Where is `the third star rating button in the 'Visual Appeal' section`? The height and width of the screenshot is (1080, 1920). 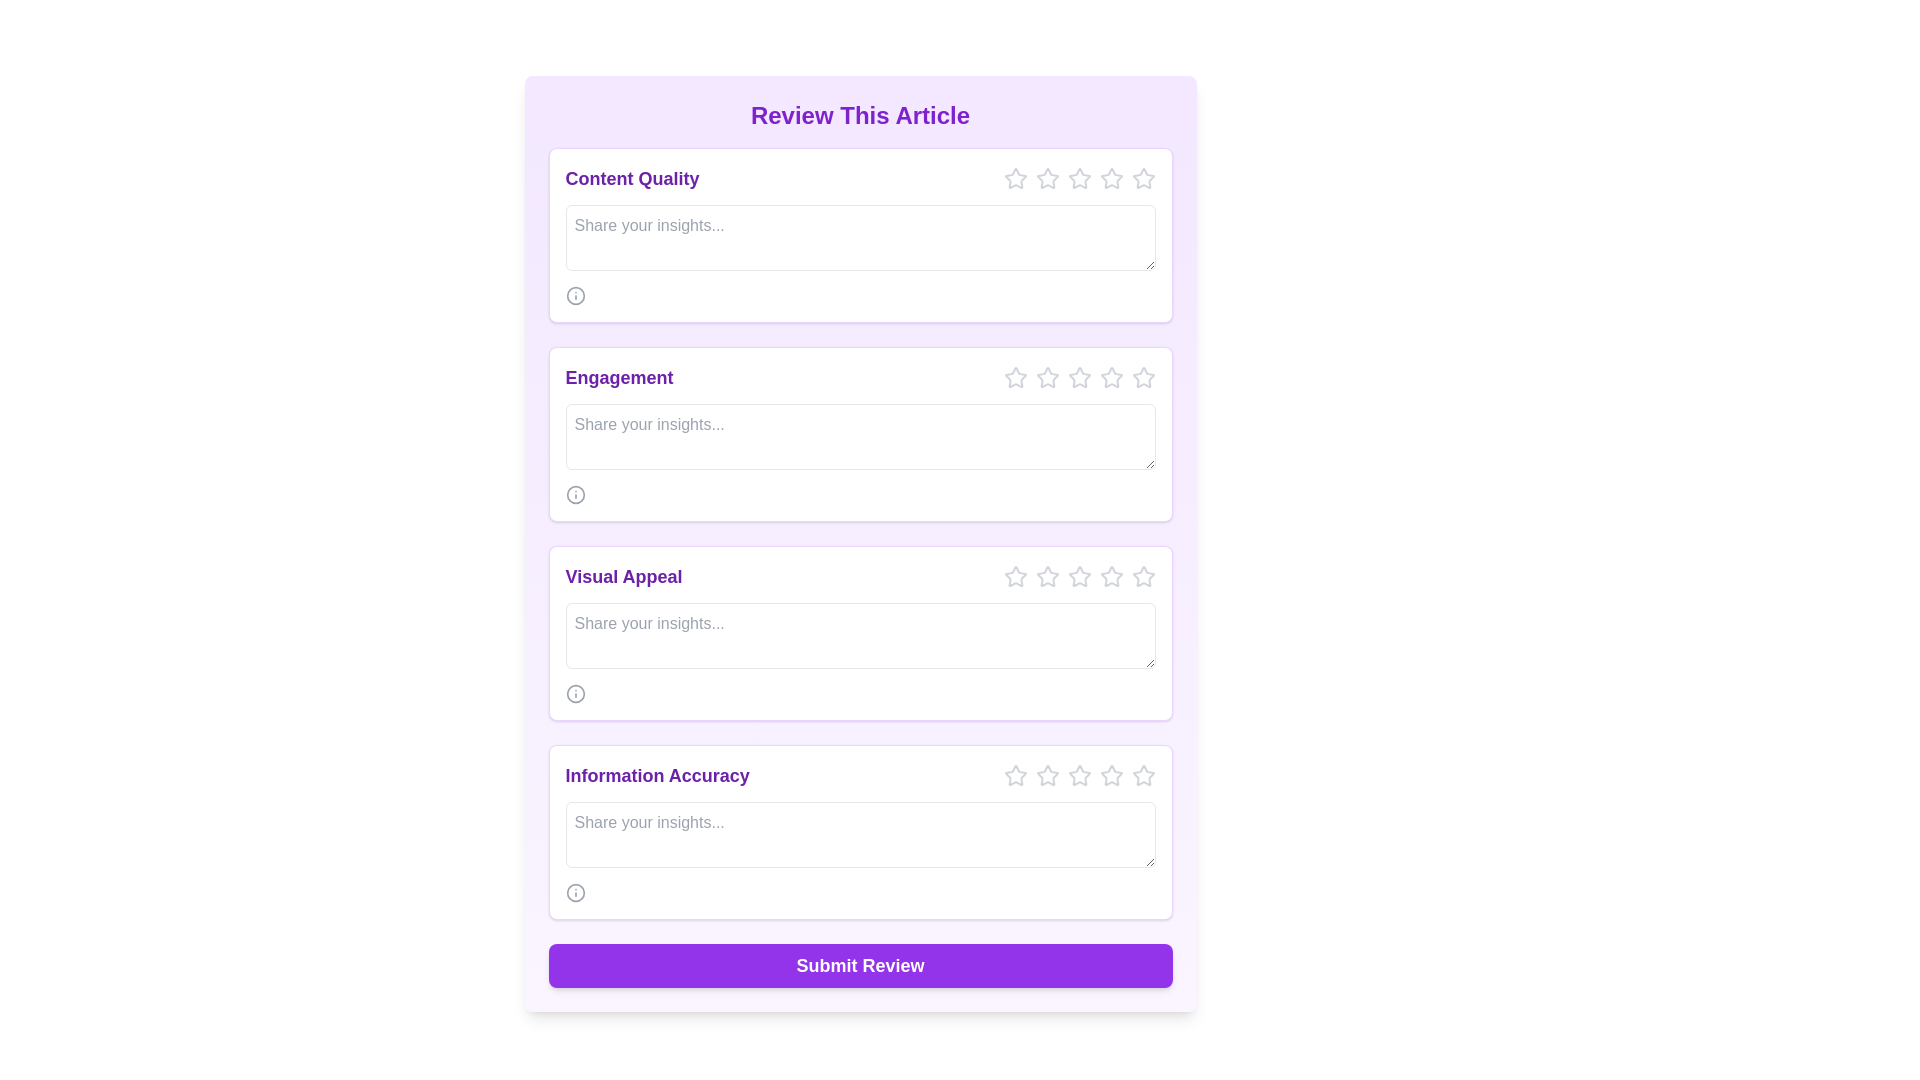
the third star rating button in the 'Visual Appeal' section is located at coordinates (1046, 576).